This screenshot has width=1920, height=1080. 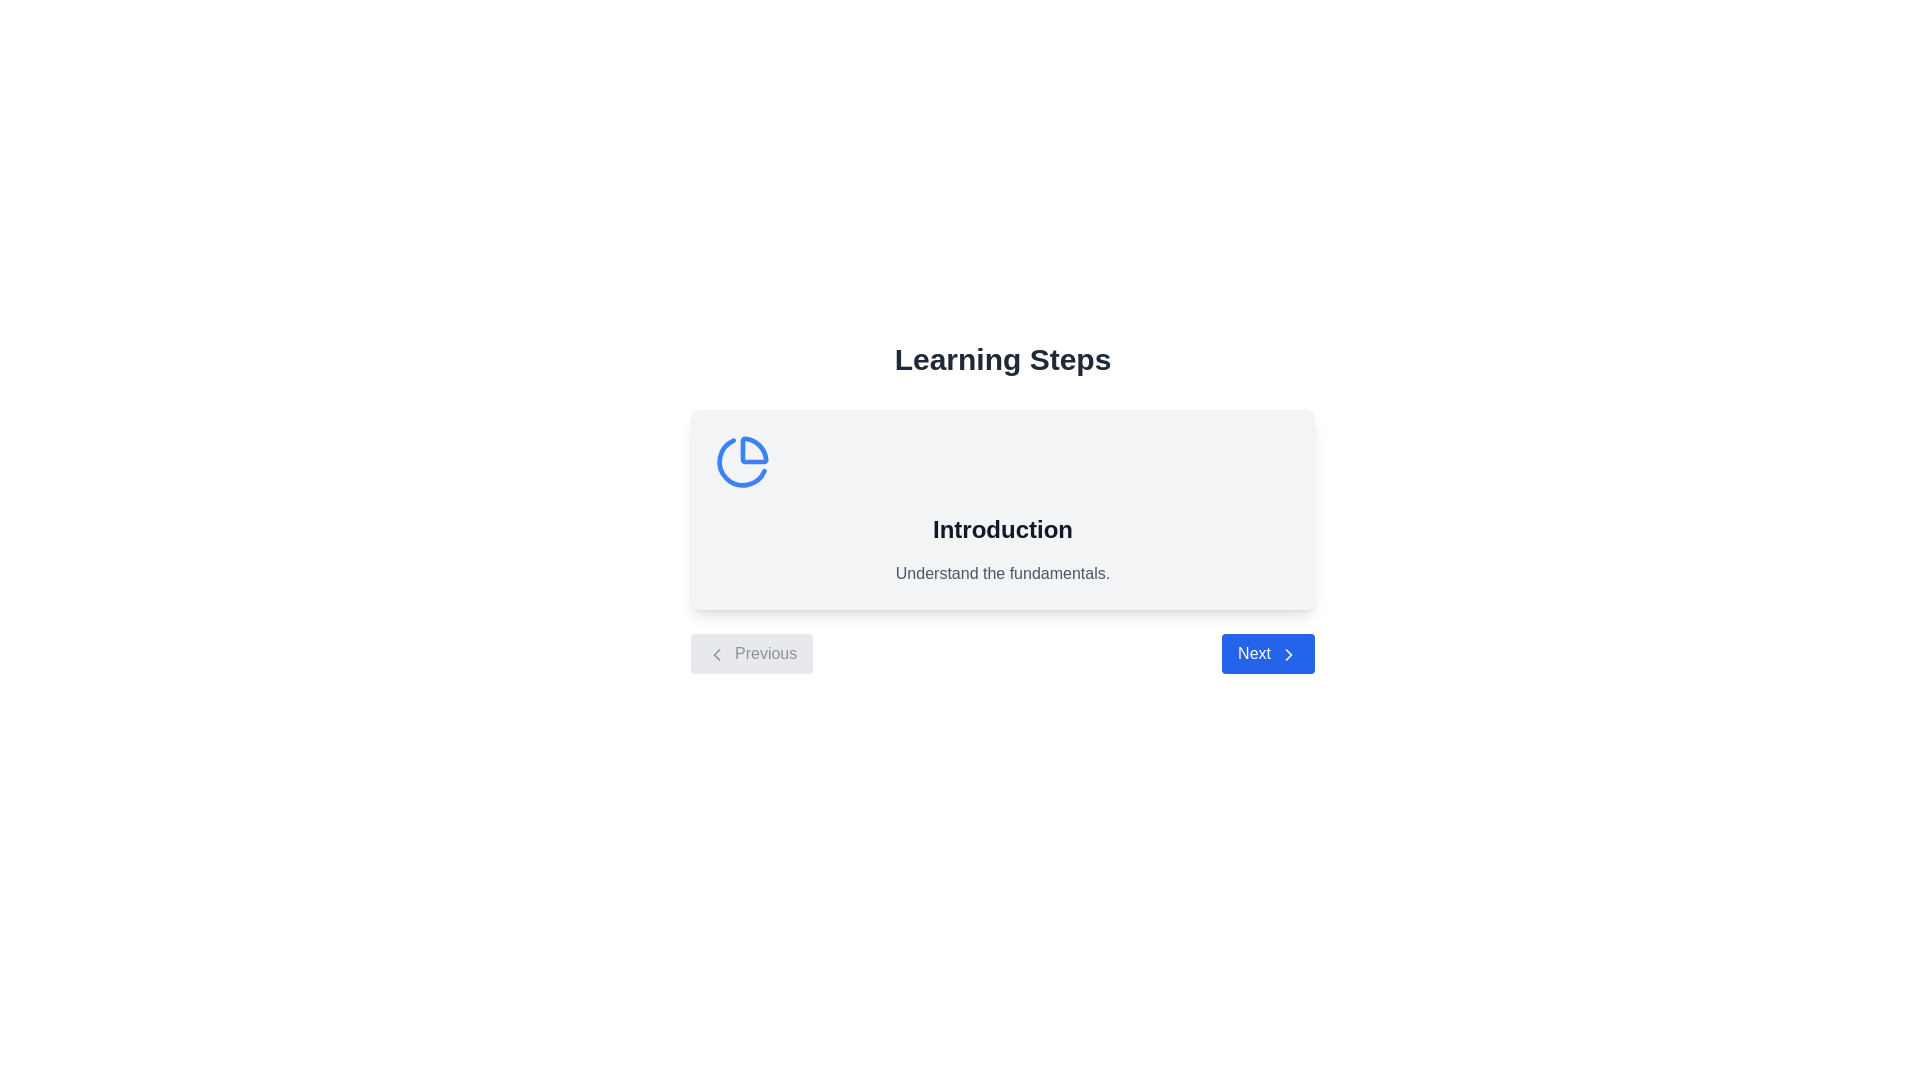 What do you see at coordinates (753, 450) in the screenshot?
I see `the first segment of the pie chart icon, which is styled with a blue outline and located to the left of the 'Introduction' title in the Learning Steps interface` at bounding box center [753, 450].